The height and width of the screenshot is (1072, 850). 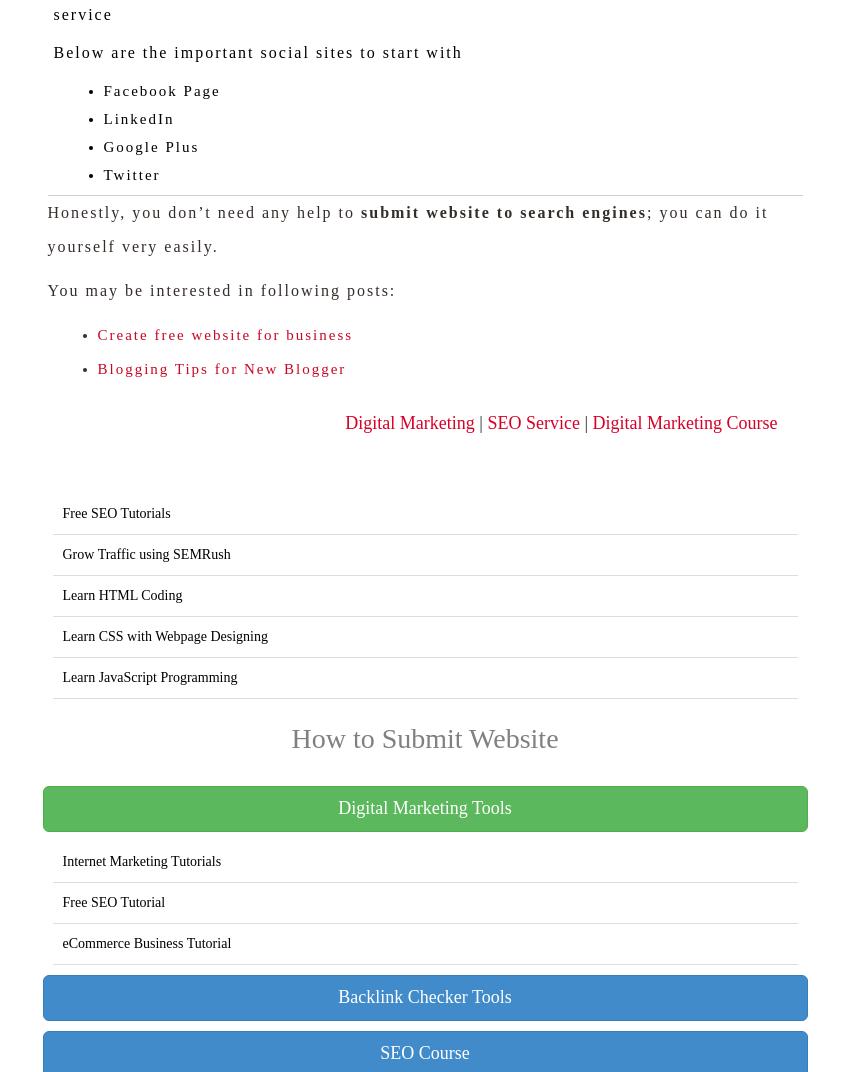 I want to click on 'Internet Marketing Tutorials', so click(x=61, y=860).